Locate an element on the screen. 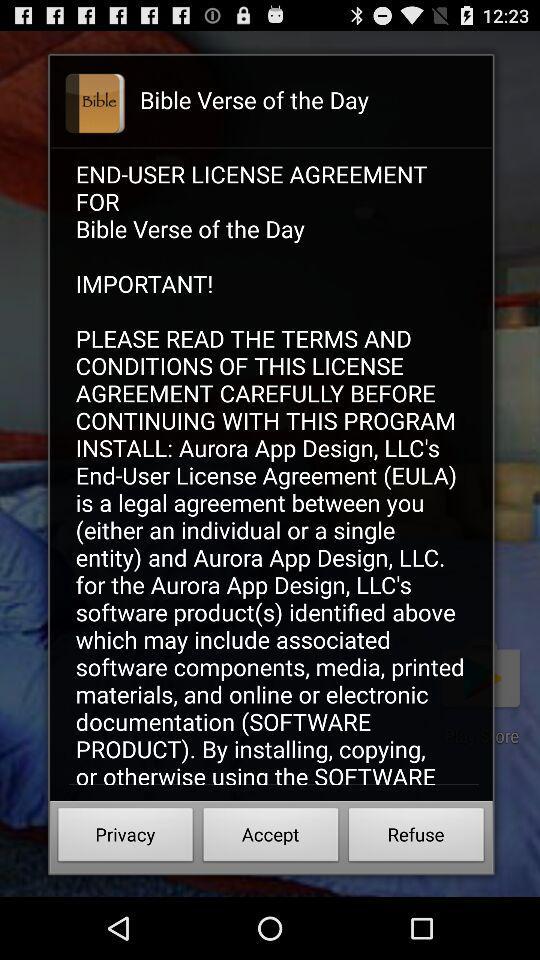  button at the bottom is located at coordinates (270, 837).